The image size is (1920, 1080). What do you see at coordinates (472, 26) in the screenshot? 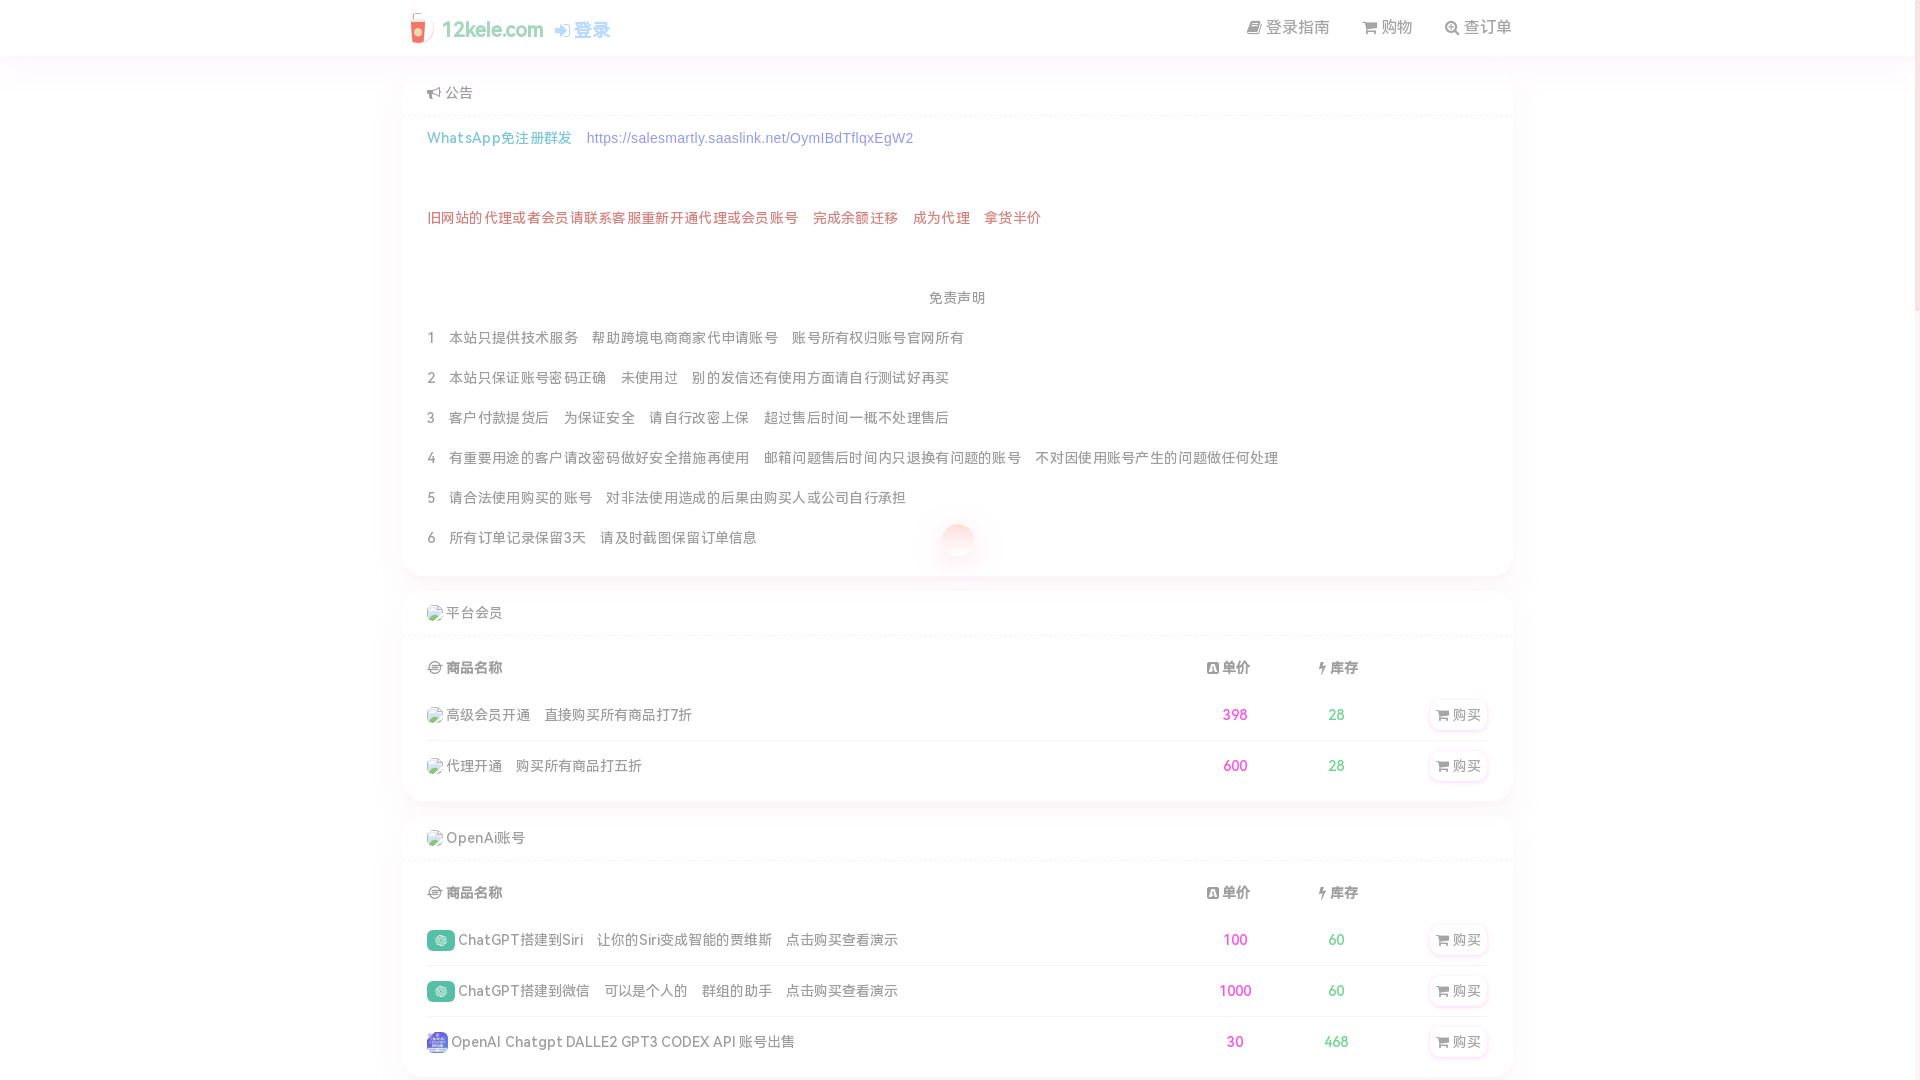
I see `'12kele.com'` at bounding box center [472, 26].